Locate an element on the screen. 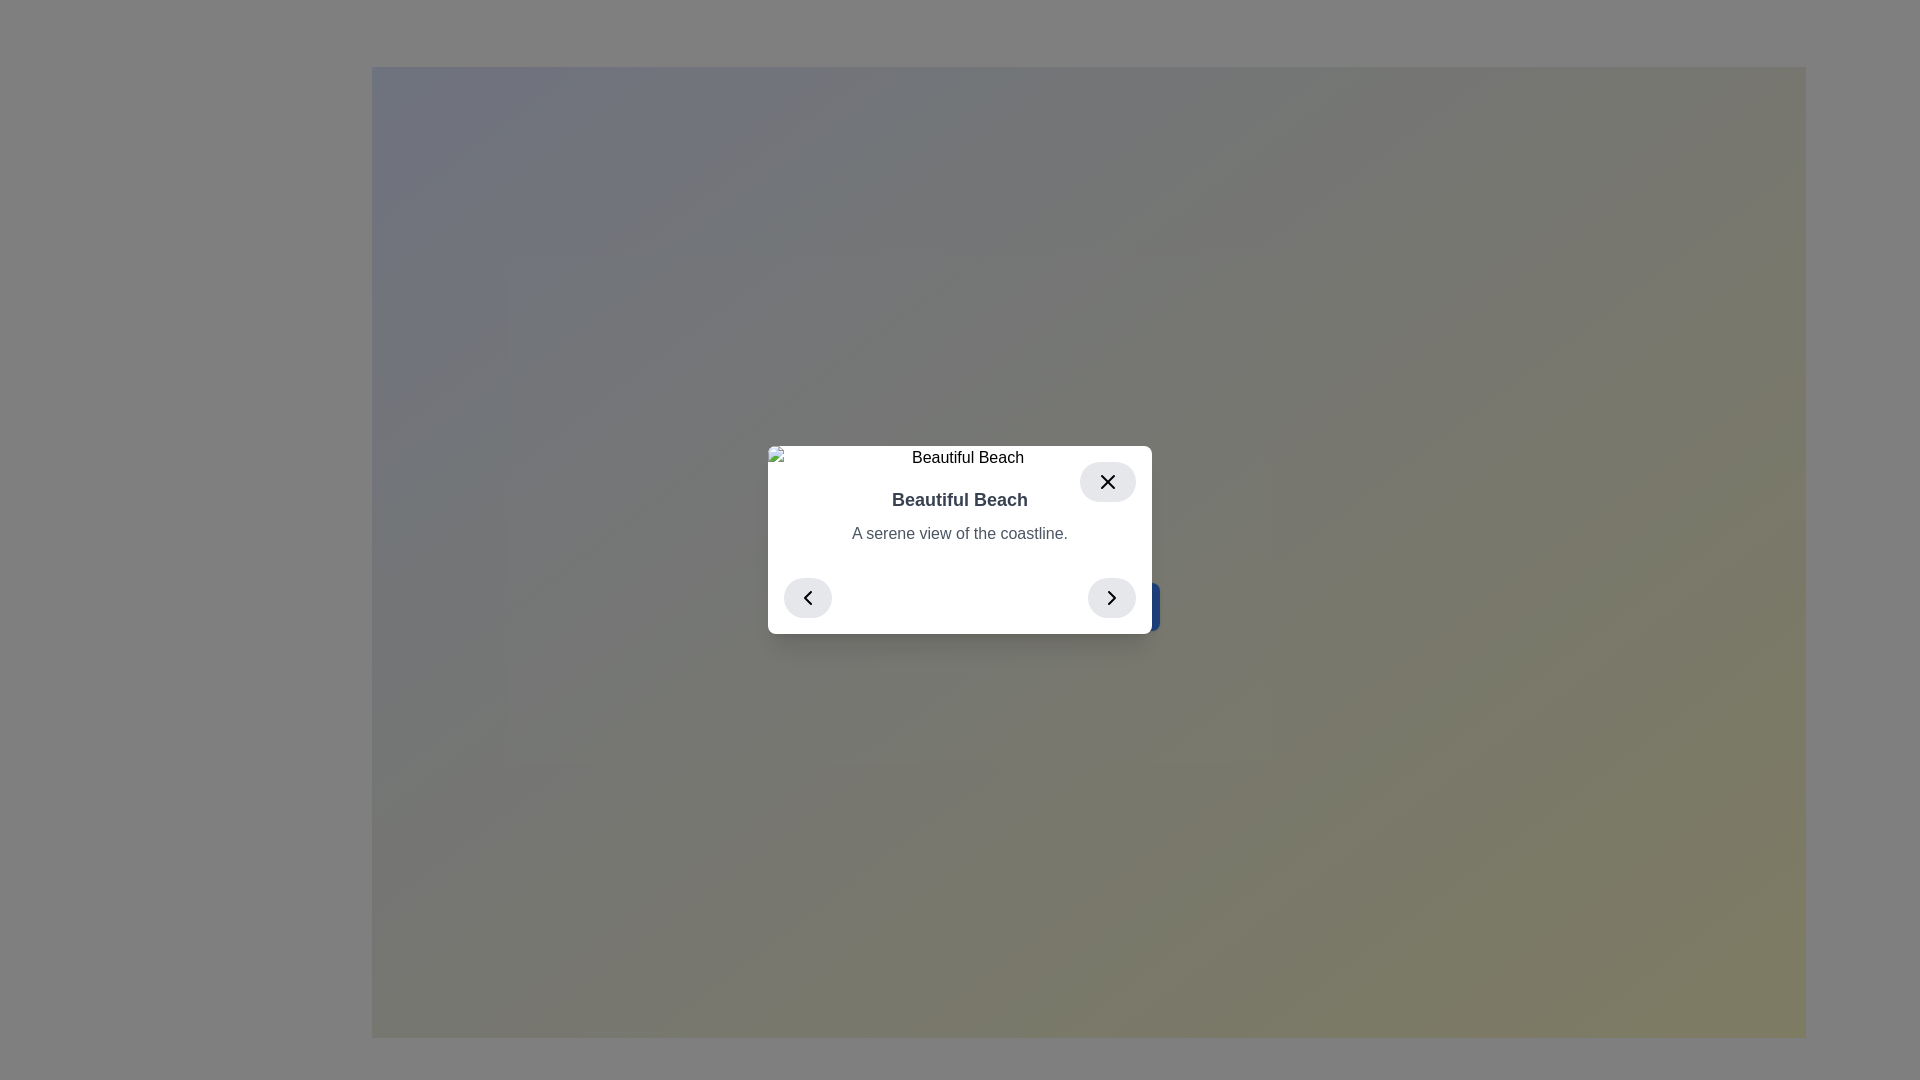 The height and width of the screenshot is (1080, 1920). the Close icon button, which is a medium-sized 'X' icon with a thin black stroke, located in a light gray rounded button at the top-right corner of the white box containing location information is located at coordinates (1107, 482).